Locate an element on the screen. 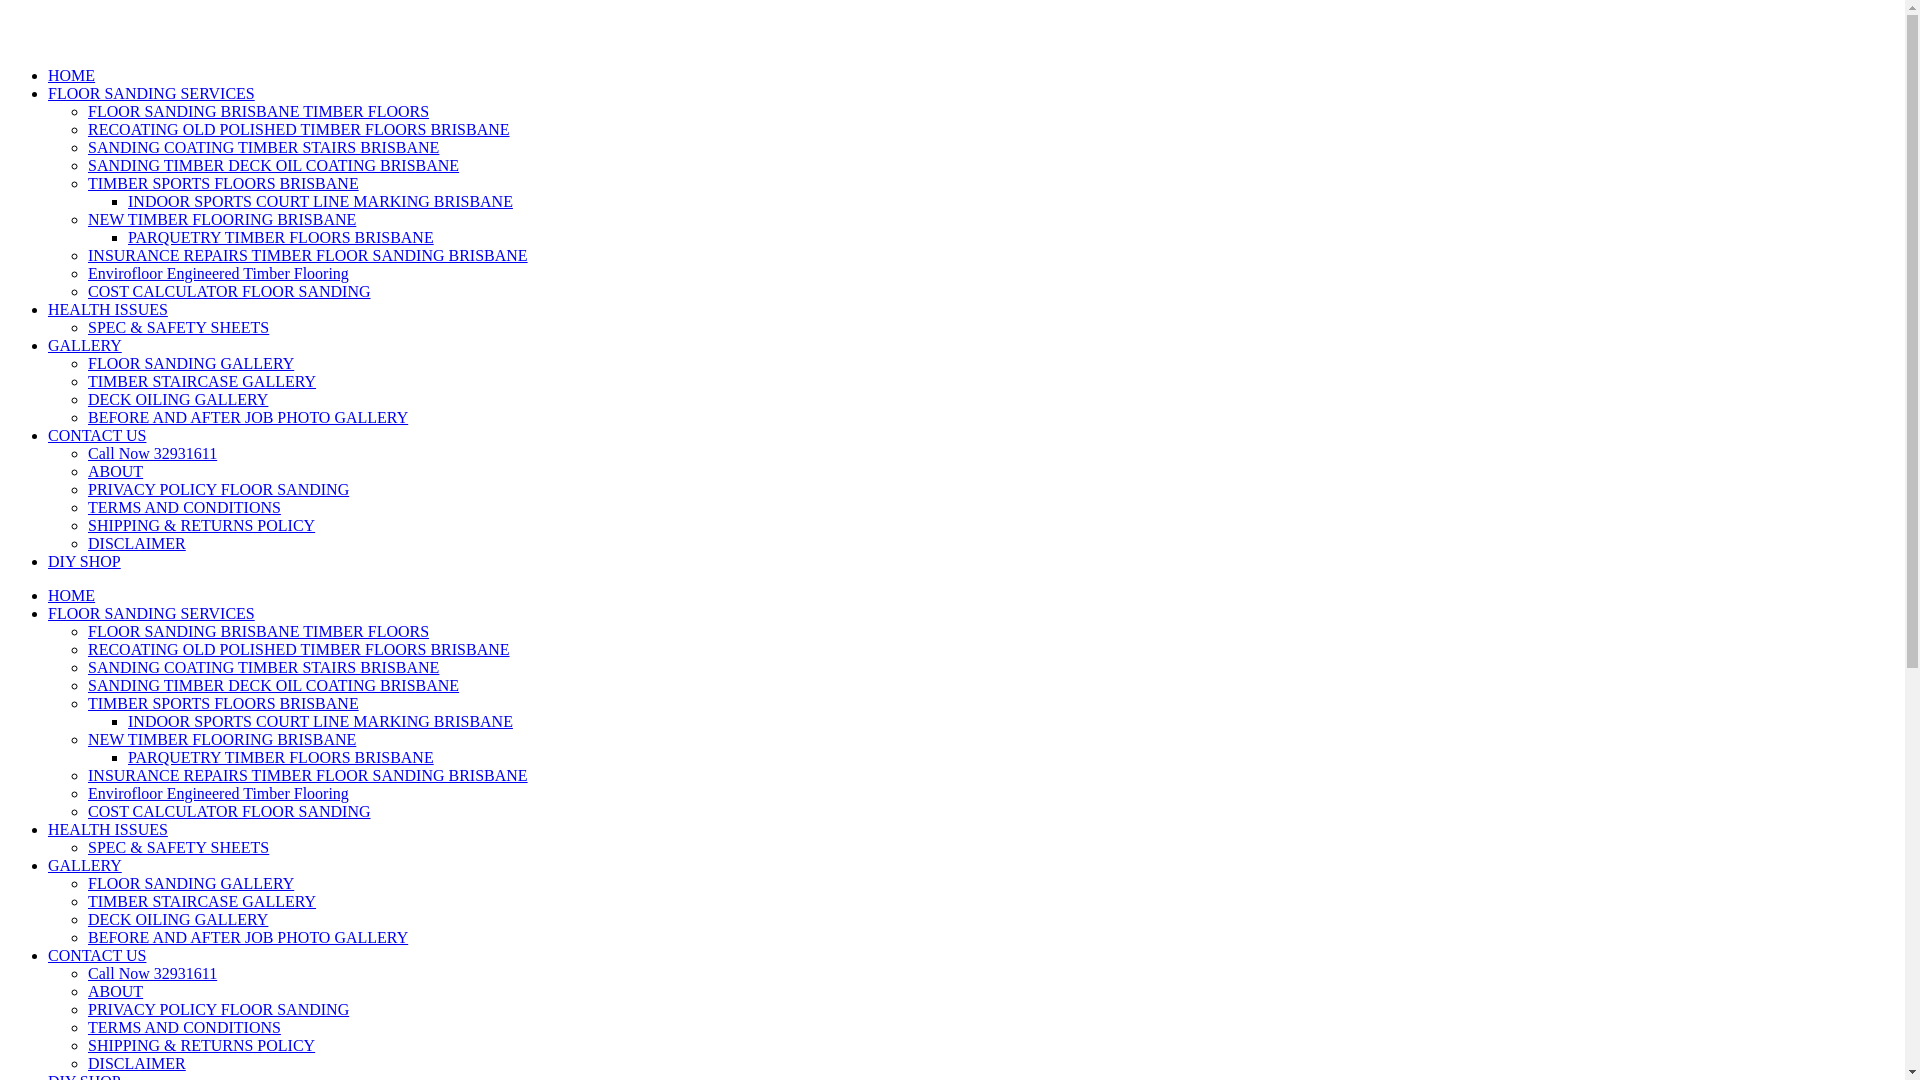 The image size is (1920, 1080). 'DISCLAIMER' is located at coordinates (136, 1062).